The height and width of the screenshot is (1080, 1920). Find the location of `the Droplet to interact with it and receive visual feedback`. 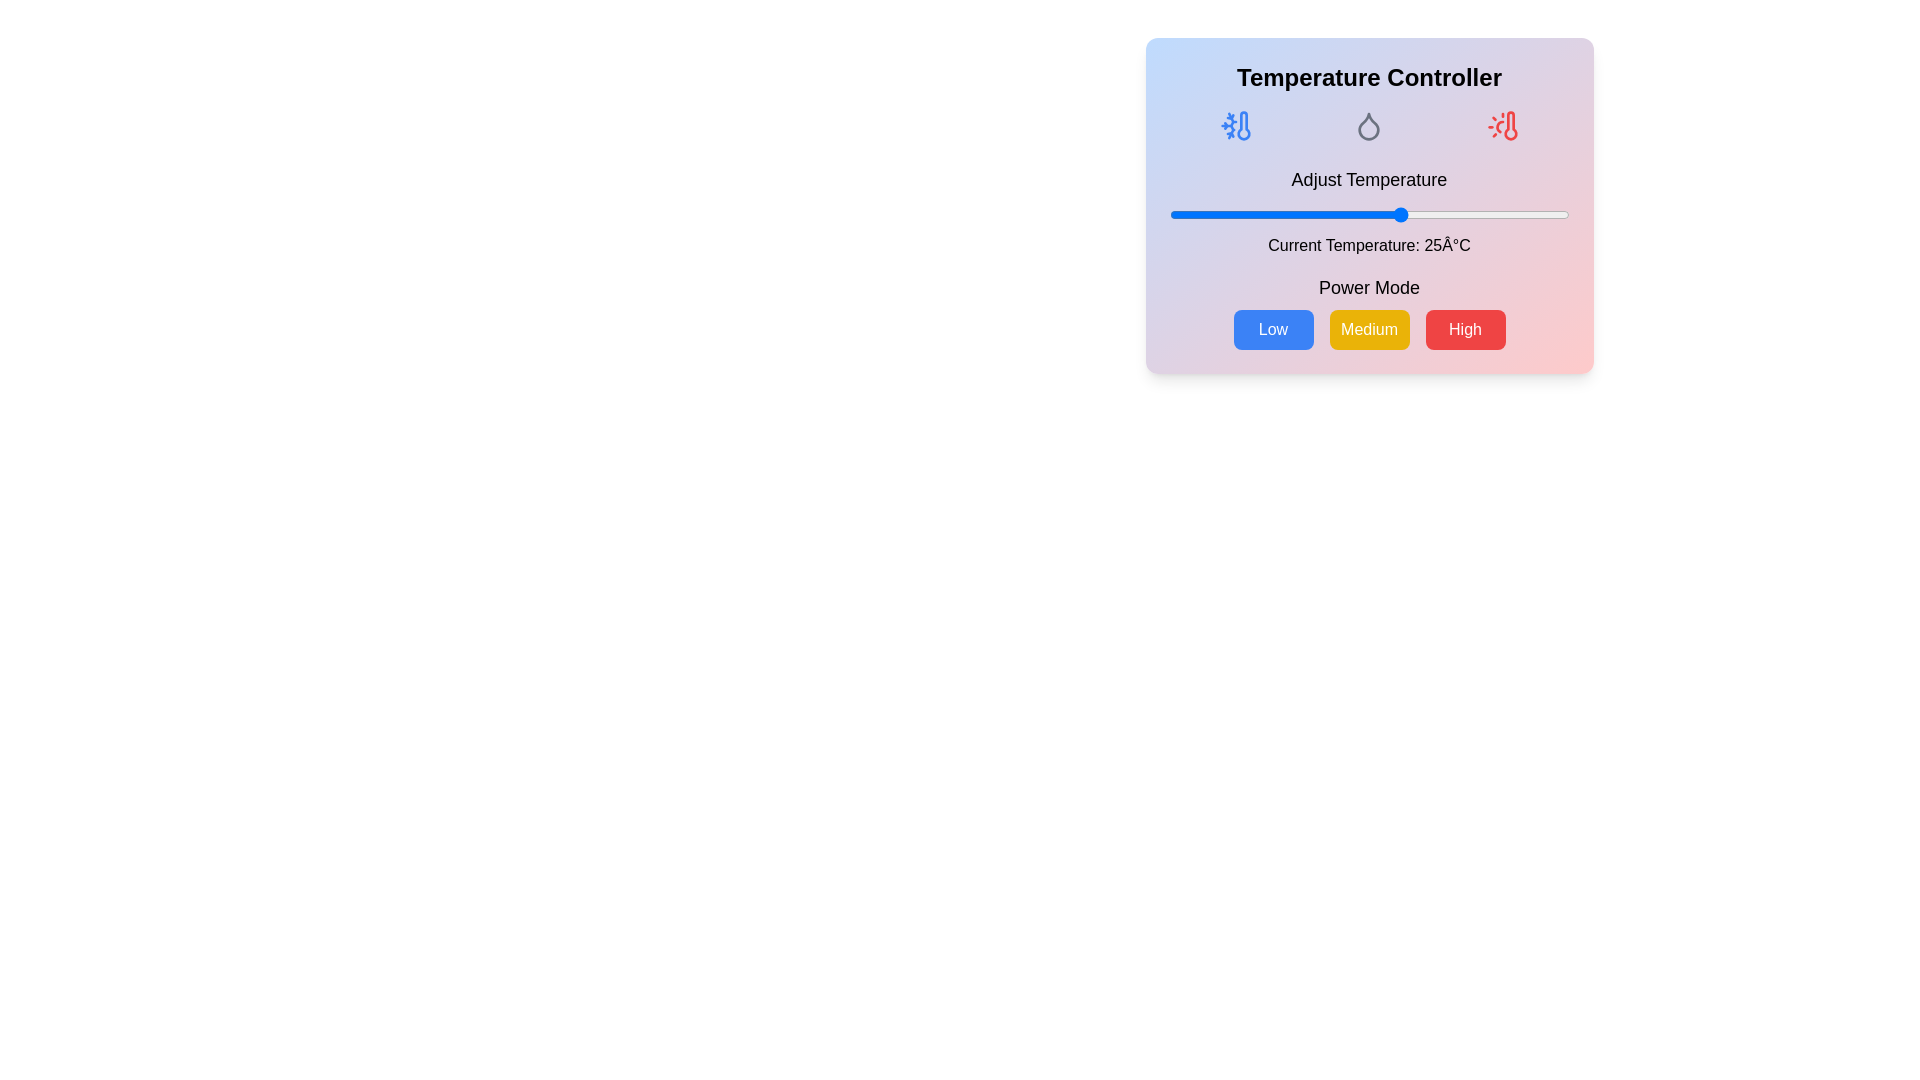

the Droplet to interact with it and receive visual feedback is located at coordinates (1368, 126).